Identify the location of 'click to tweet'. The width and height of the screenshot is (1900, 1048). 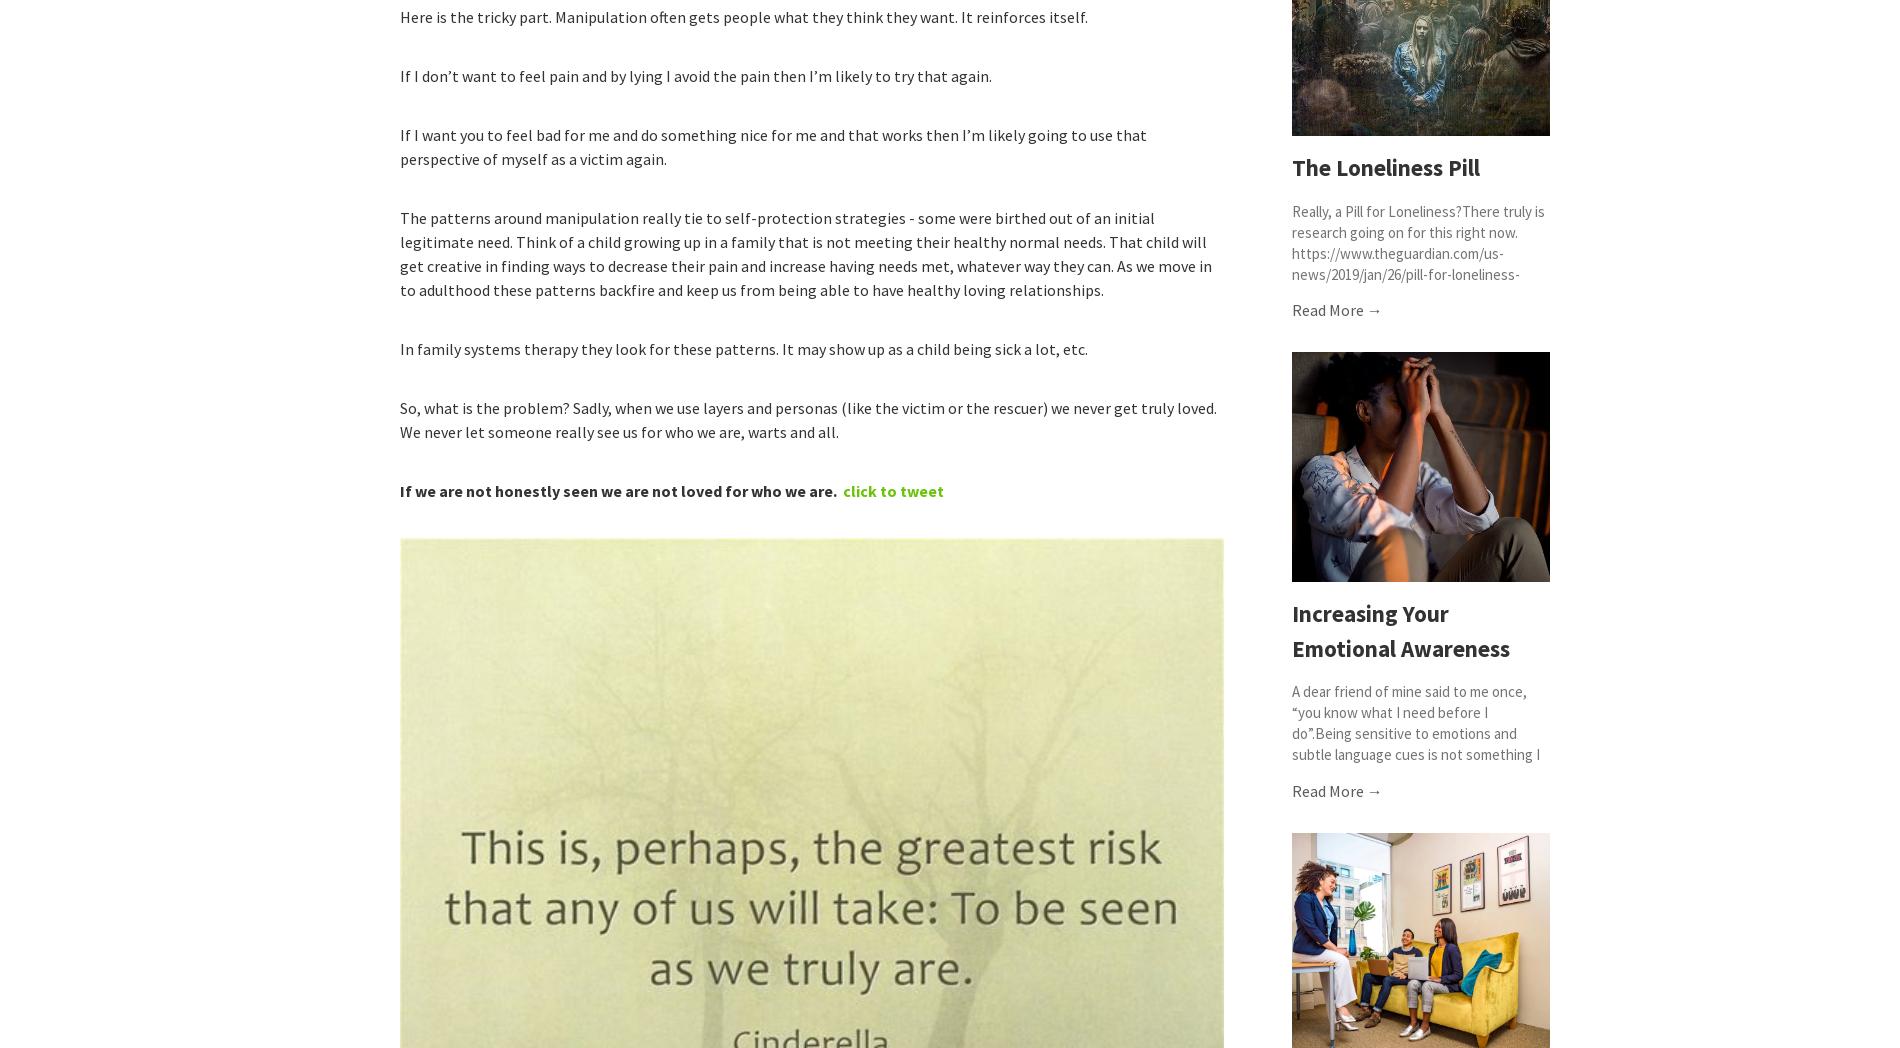
(892, 490).